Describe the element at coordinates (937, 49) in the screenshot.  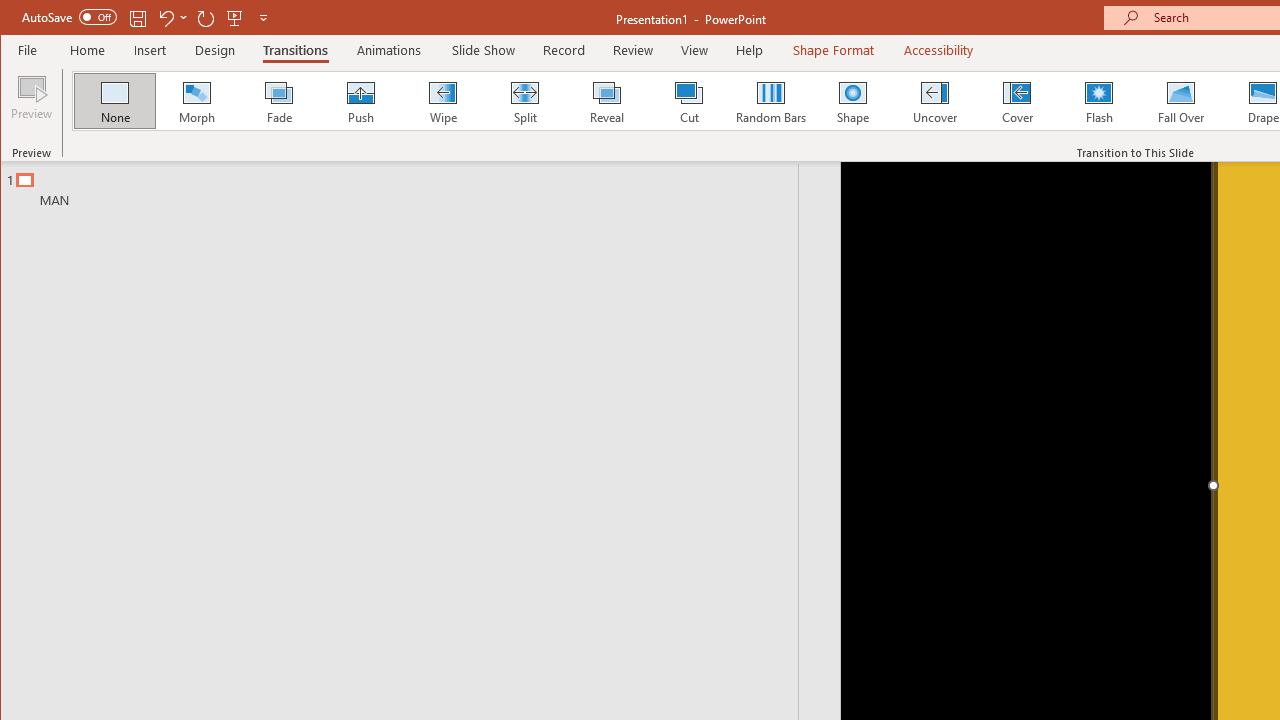
I see `'Accessibility'` at that location.